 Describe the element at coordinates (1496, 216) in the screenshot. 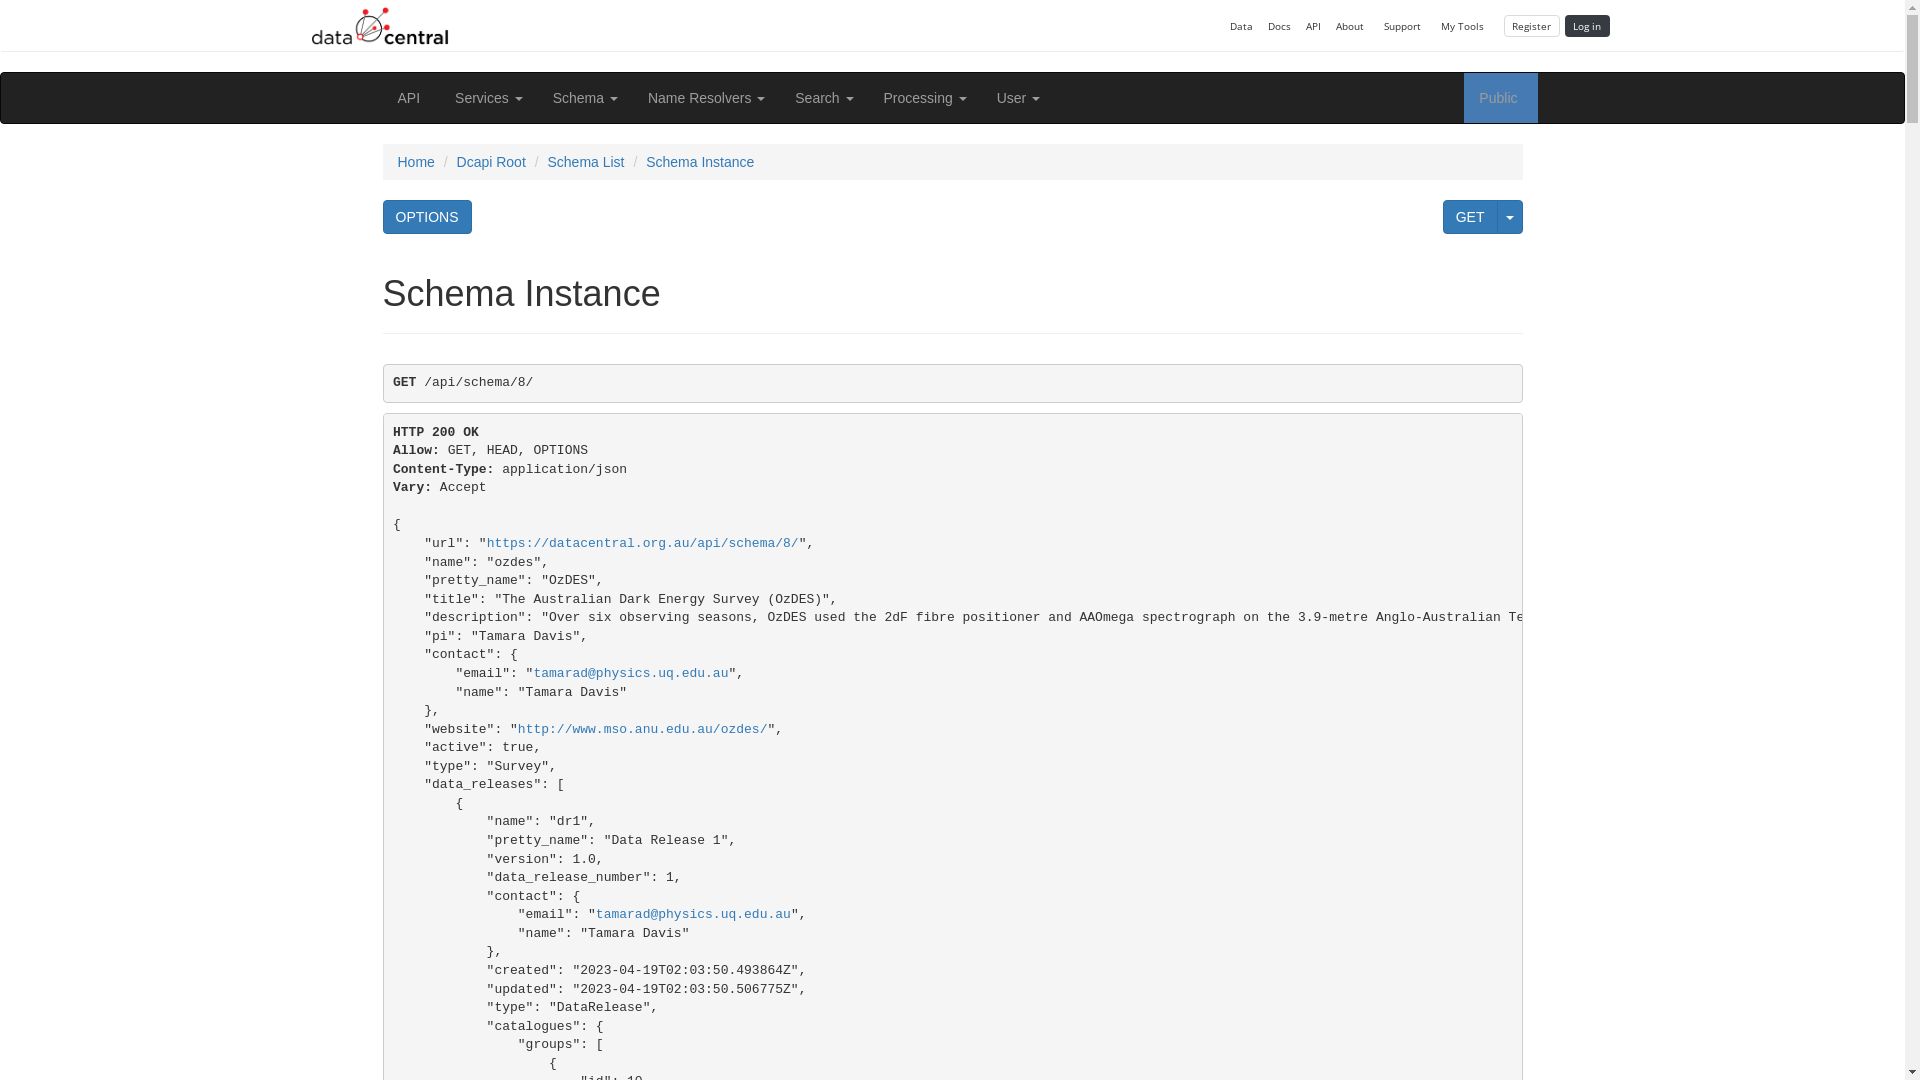

I see `'Specify a format for the GET request'` at that location.